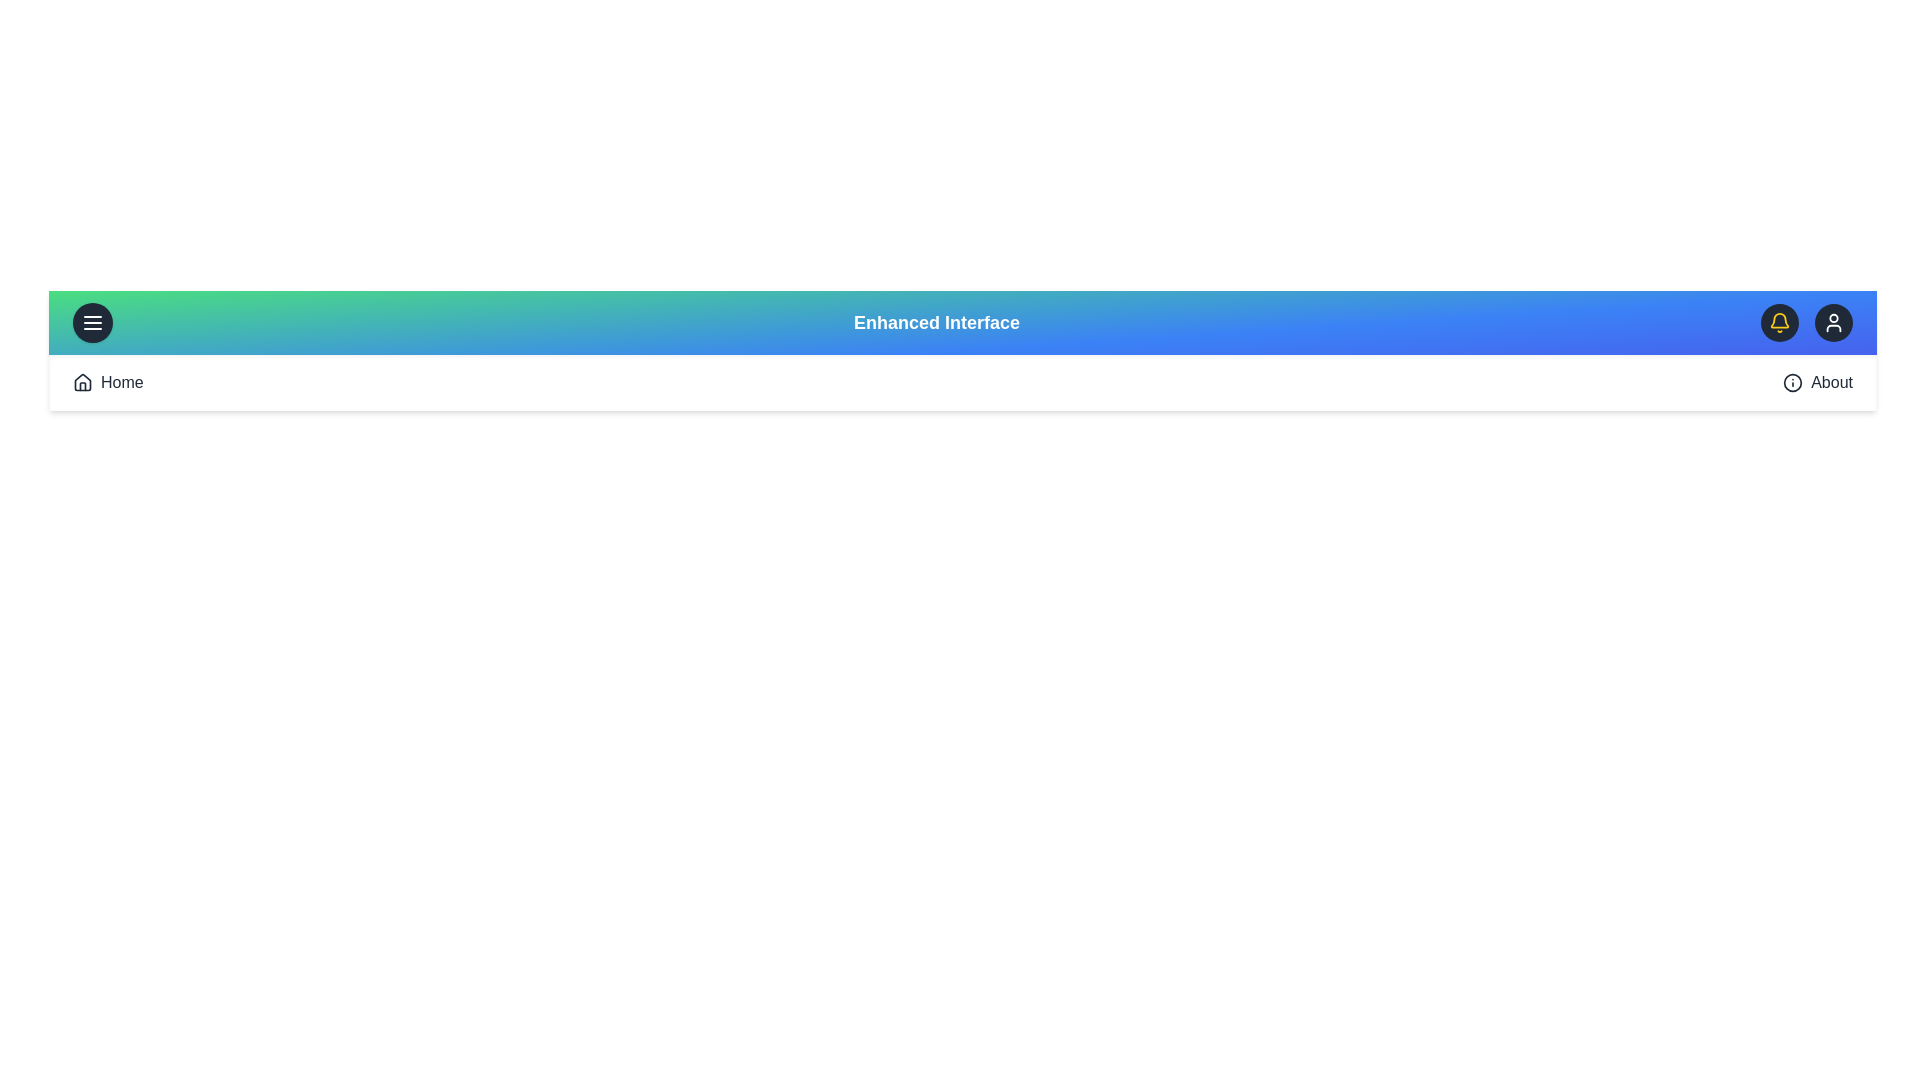  I want to click on menu button to toggle the menu open or closed, so click(91, 322).